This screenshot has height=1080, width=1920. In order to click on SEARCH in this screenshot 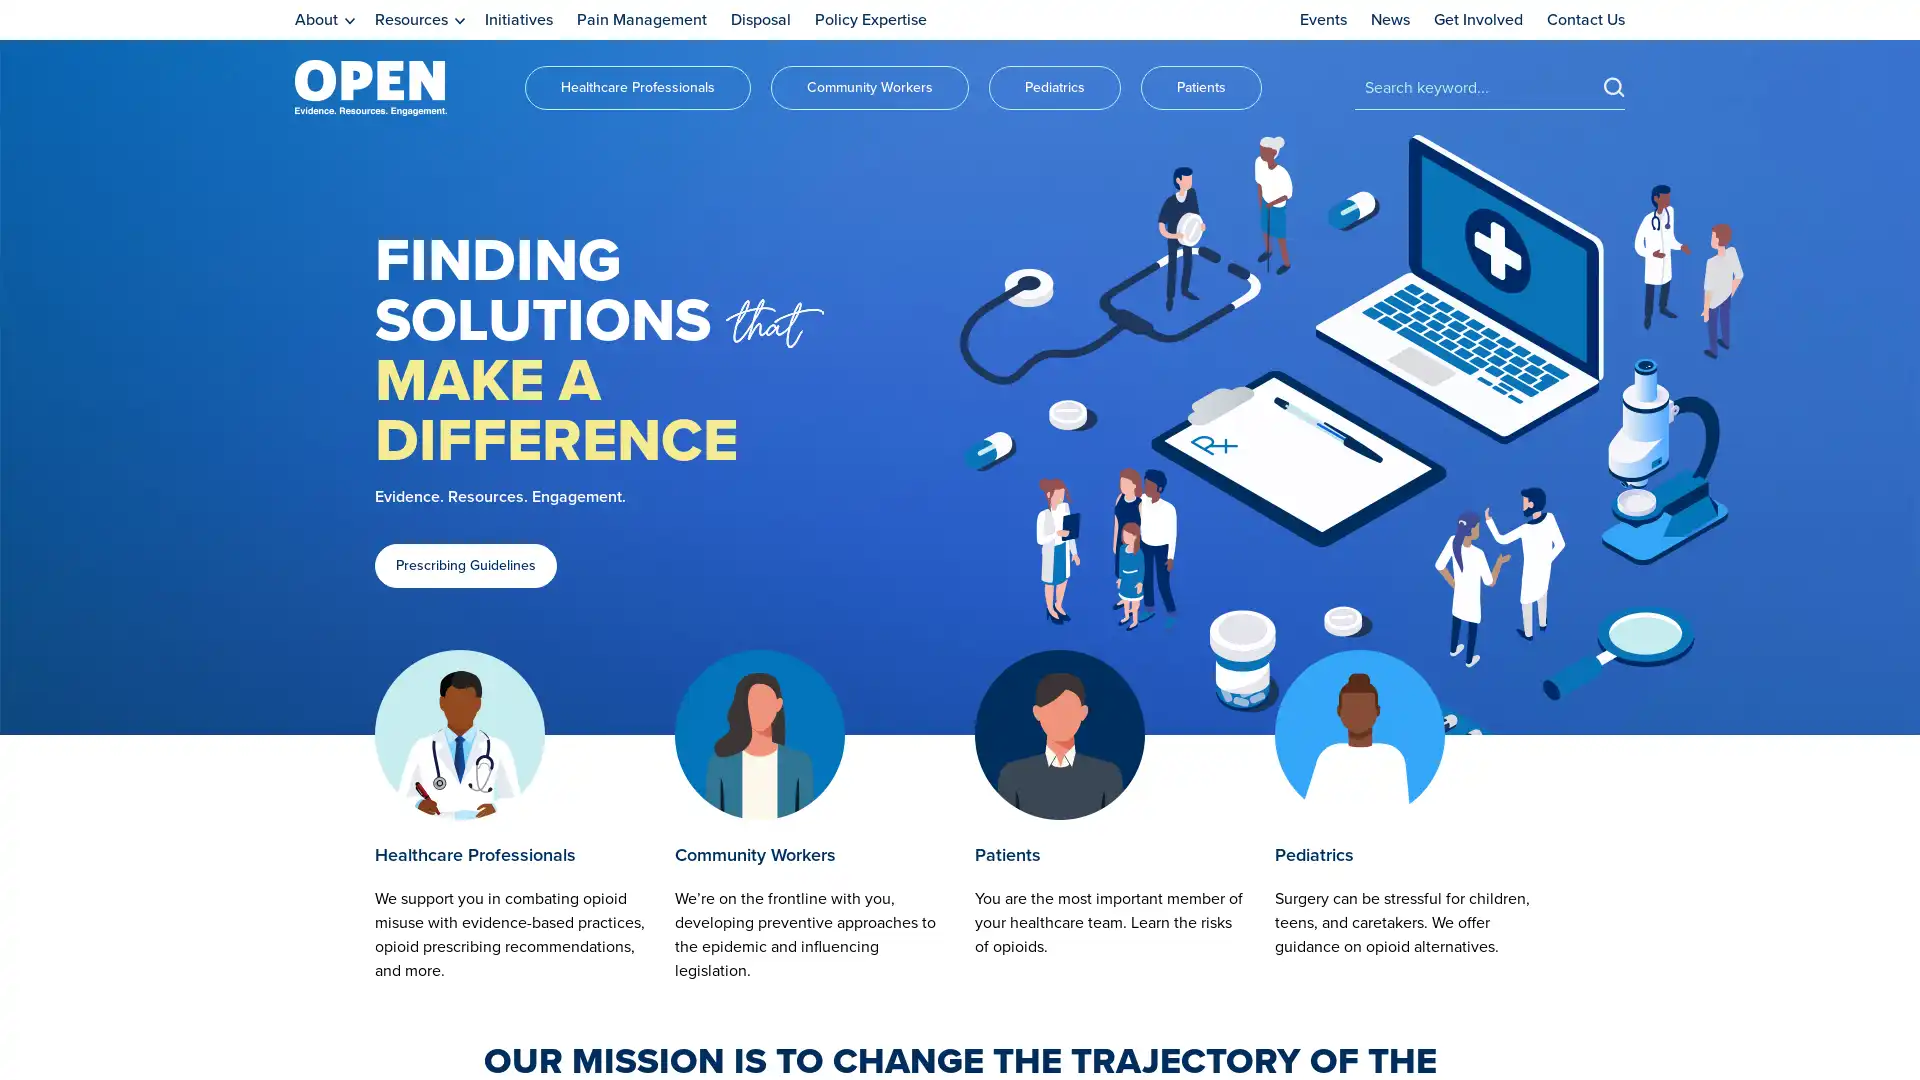, I will do `click(1614, 85)`.